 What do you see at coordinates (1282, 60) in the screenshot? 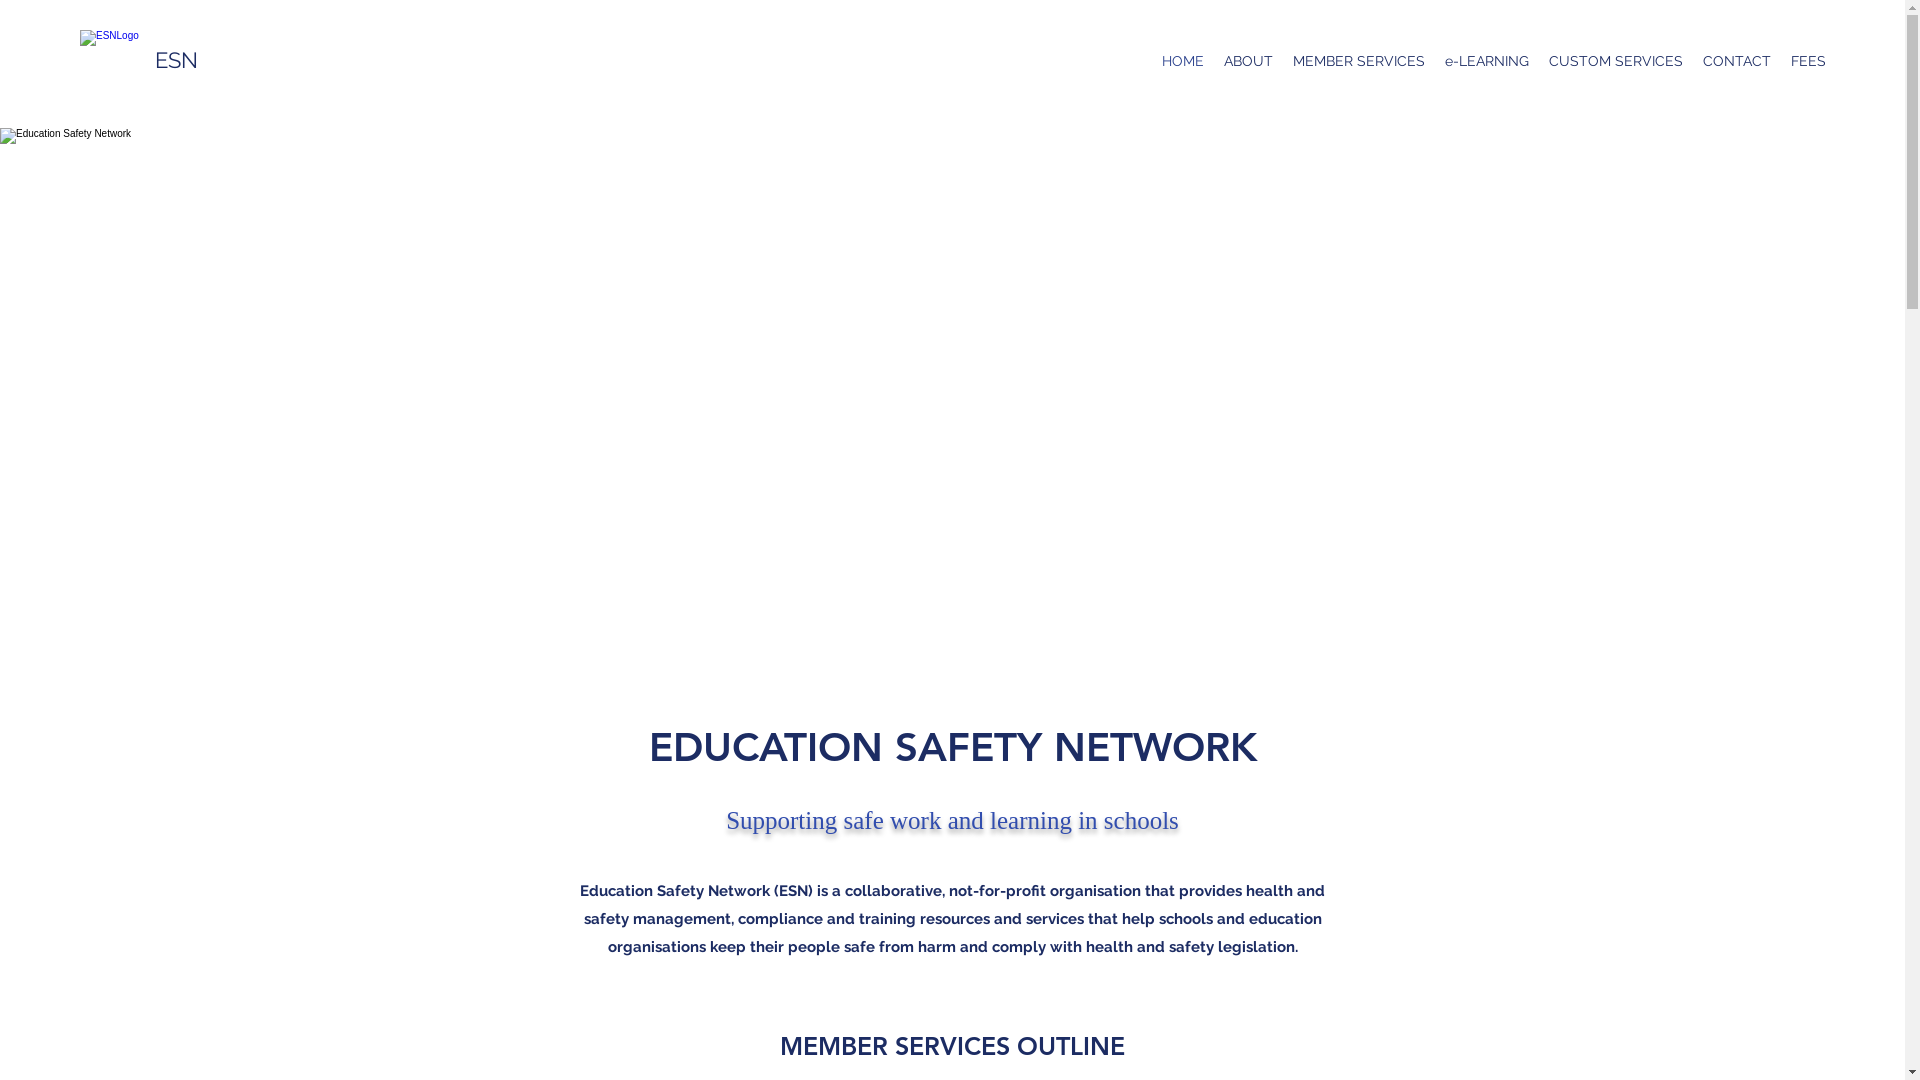
I see `'MEMBER SERVICES'` at bounding box center [1282, 60].